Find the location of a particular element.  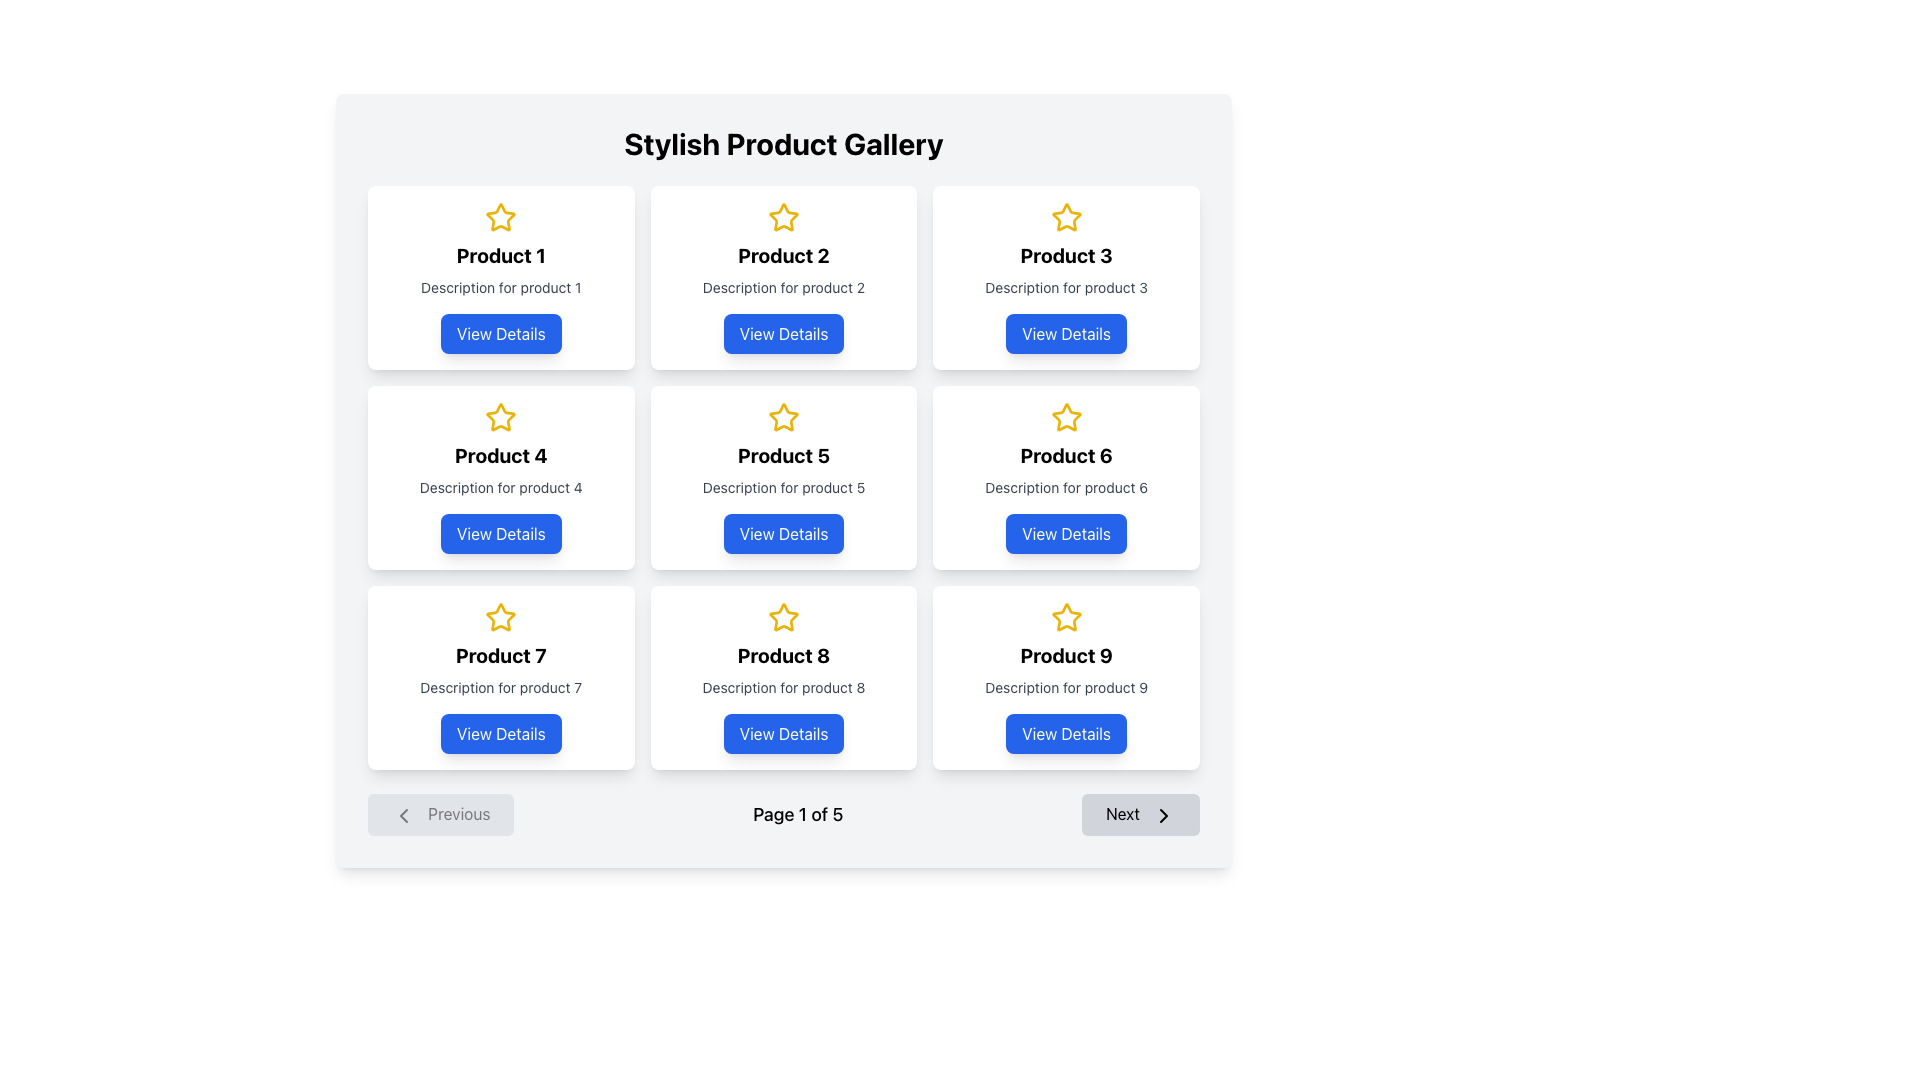

the button in the sixth product card is located at coordinates (1065, 532).